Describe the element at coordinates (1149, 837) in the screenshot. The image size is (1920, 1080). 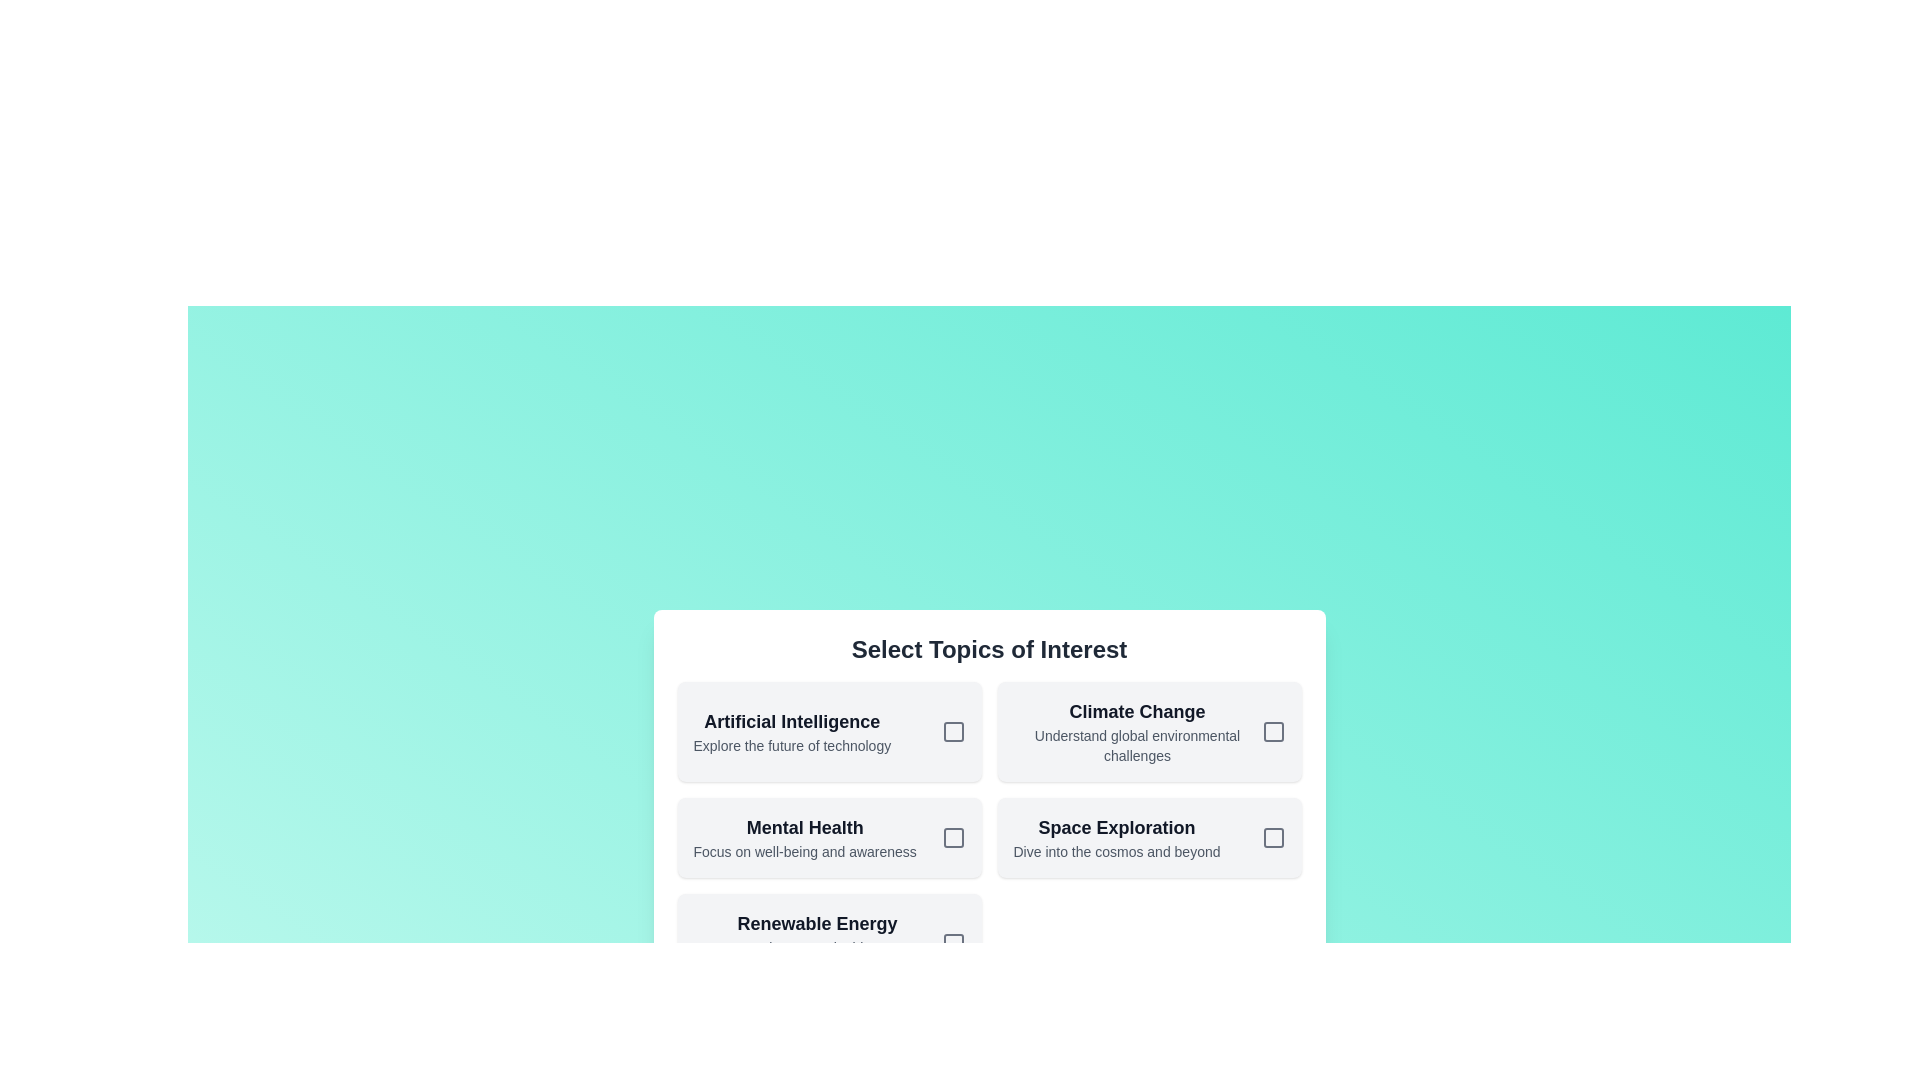
I see `the card representing the topic Space Exploration` at that location.